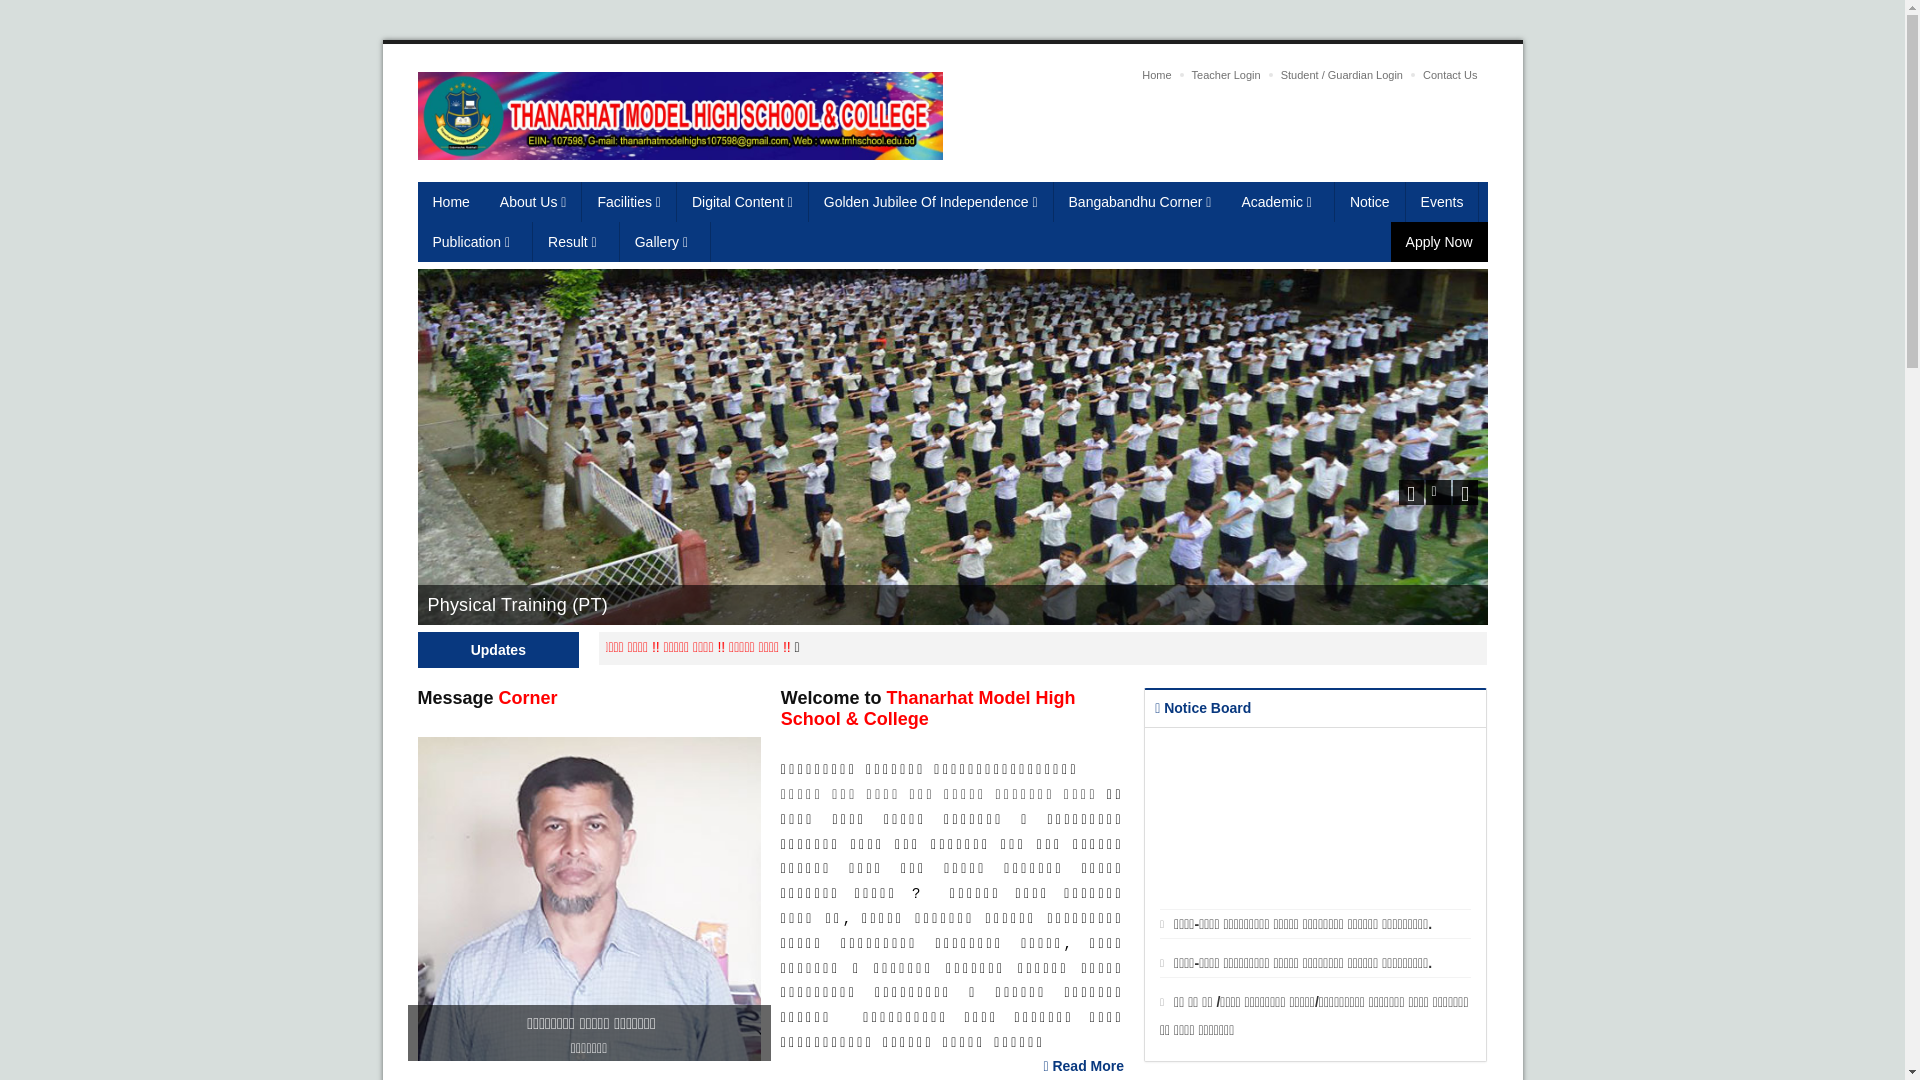  What do you see at coordinates (742, 201) in the screenshot?
I see `'Digital Content'` at bounding box center [742, 201].